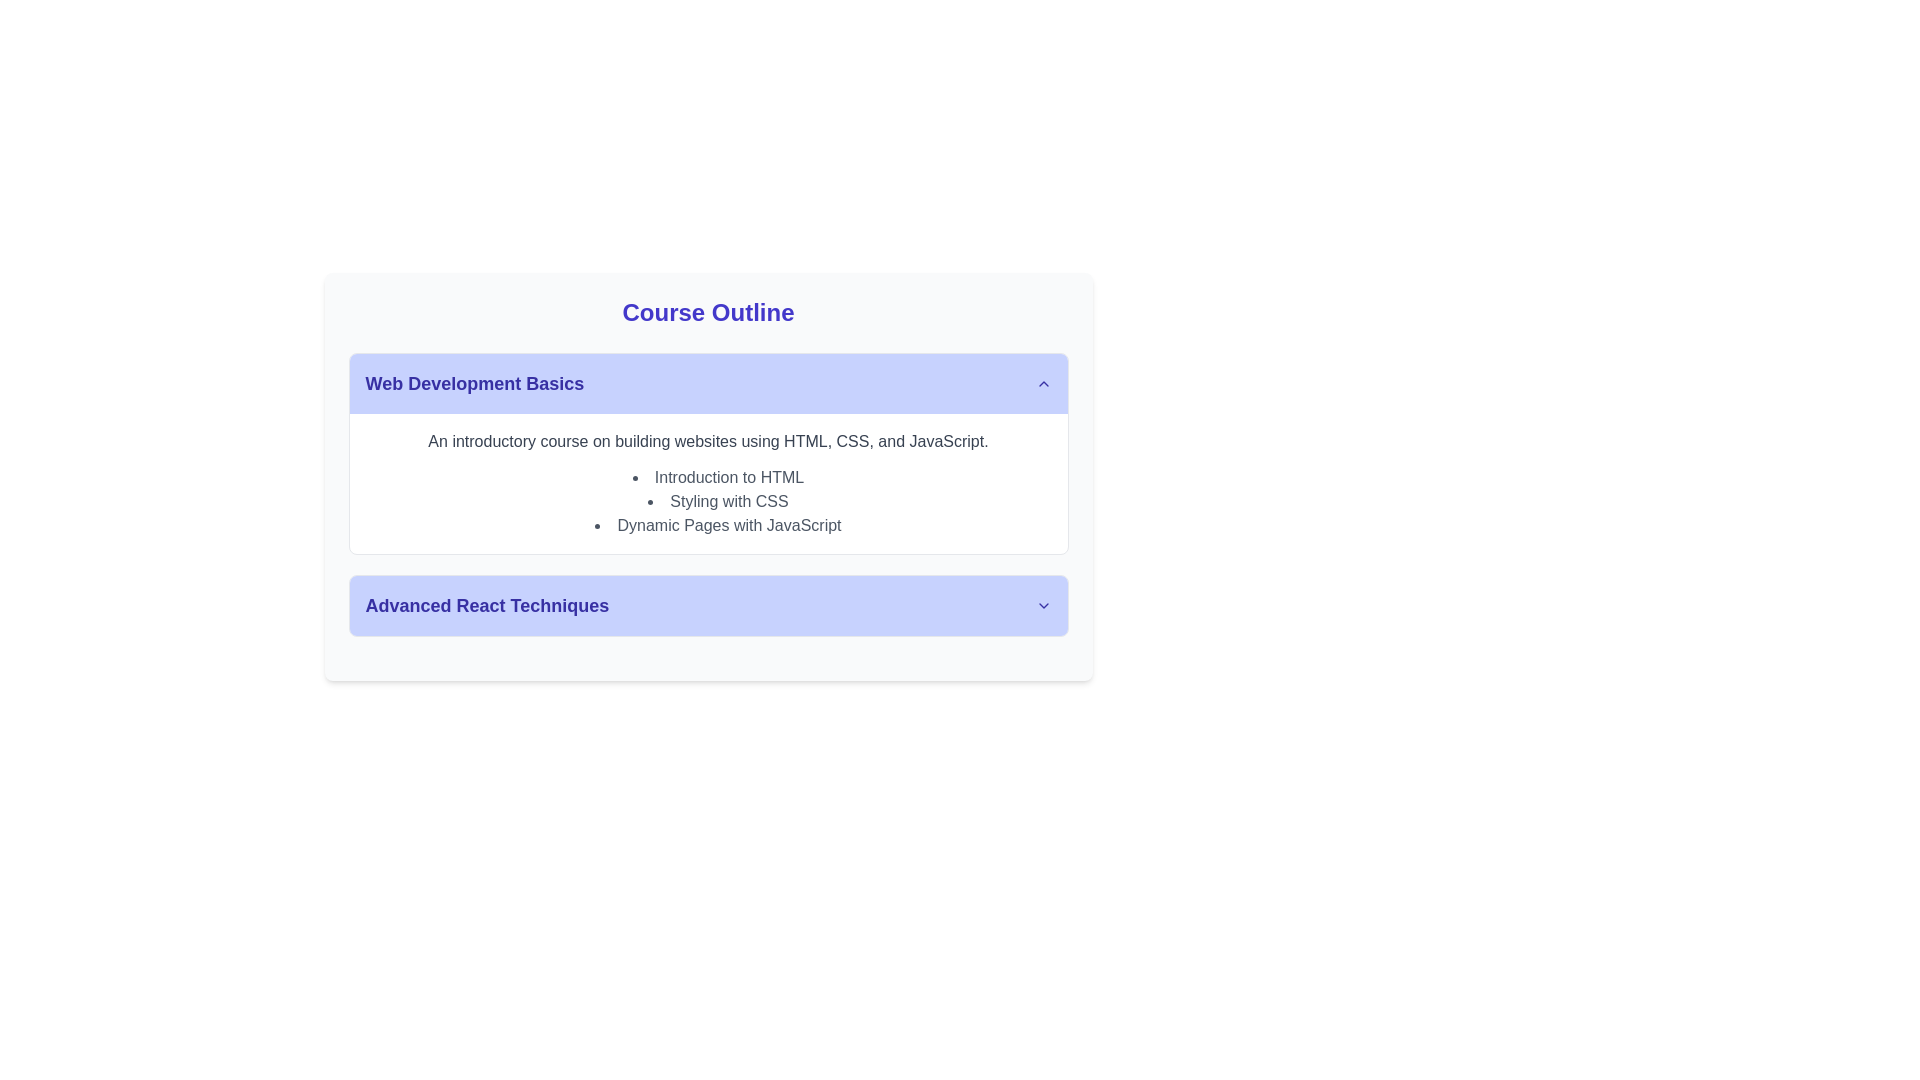  Describe the element at coordinates (718, 524) in the screenshot. I see `text of the list item that states 'Dynamic Pages with JavaScript.' It is the third item in the bulleted list under the header 'Web Development Basics.'` at that location.